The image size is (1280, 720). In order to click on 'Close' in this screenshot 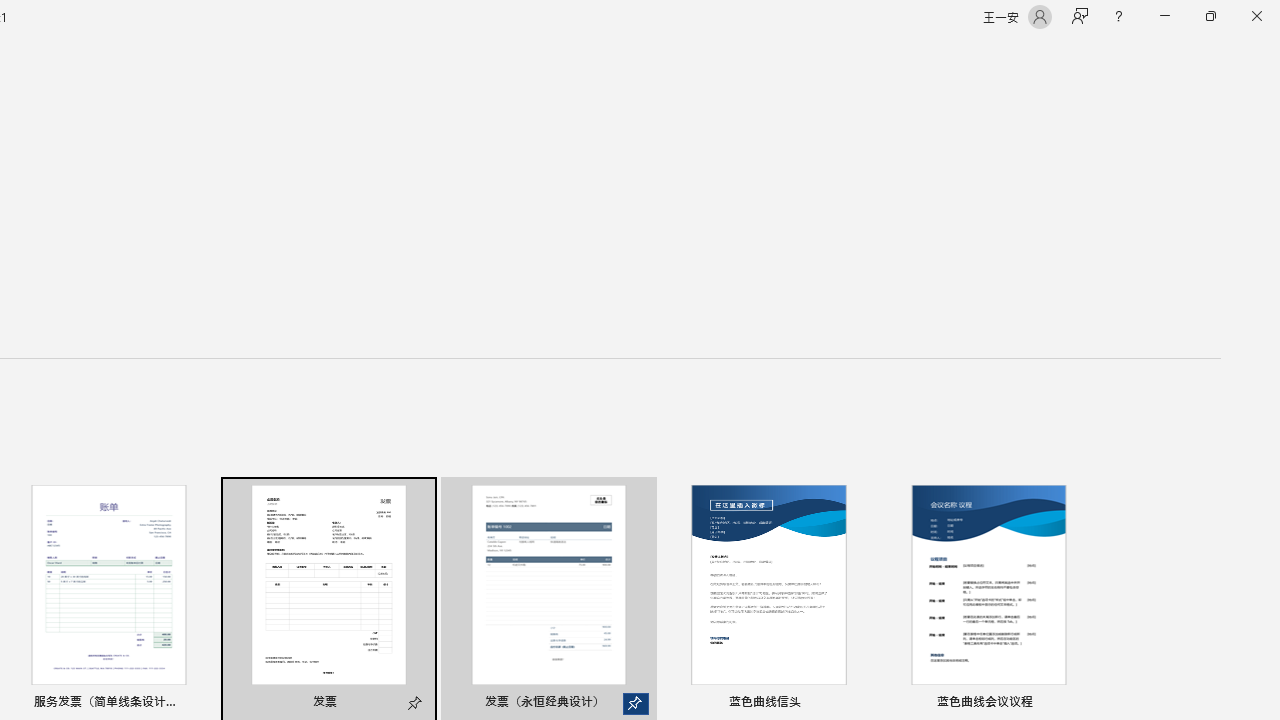, I will do `click(1255, 16)`.